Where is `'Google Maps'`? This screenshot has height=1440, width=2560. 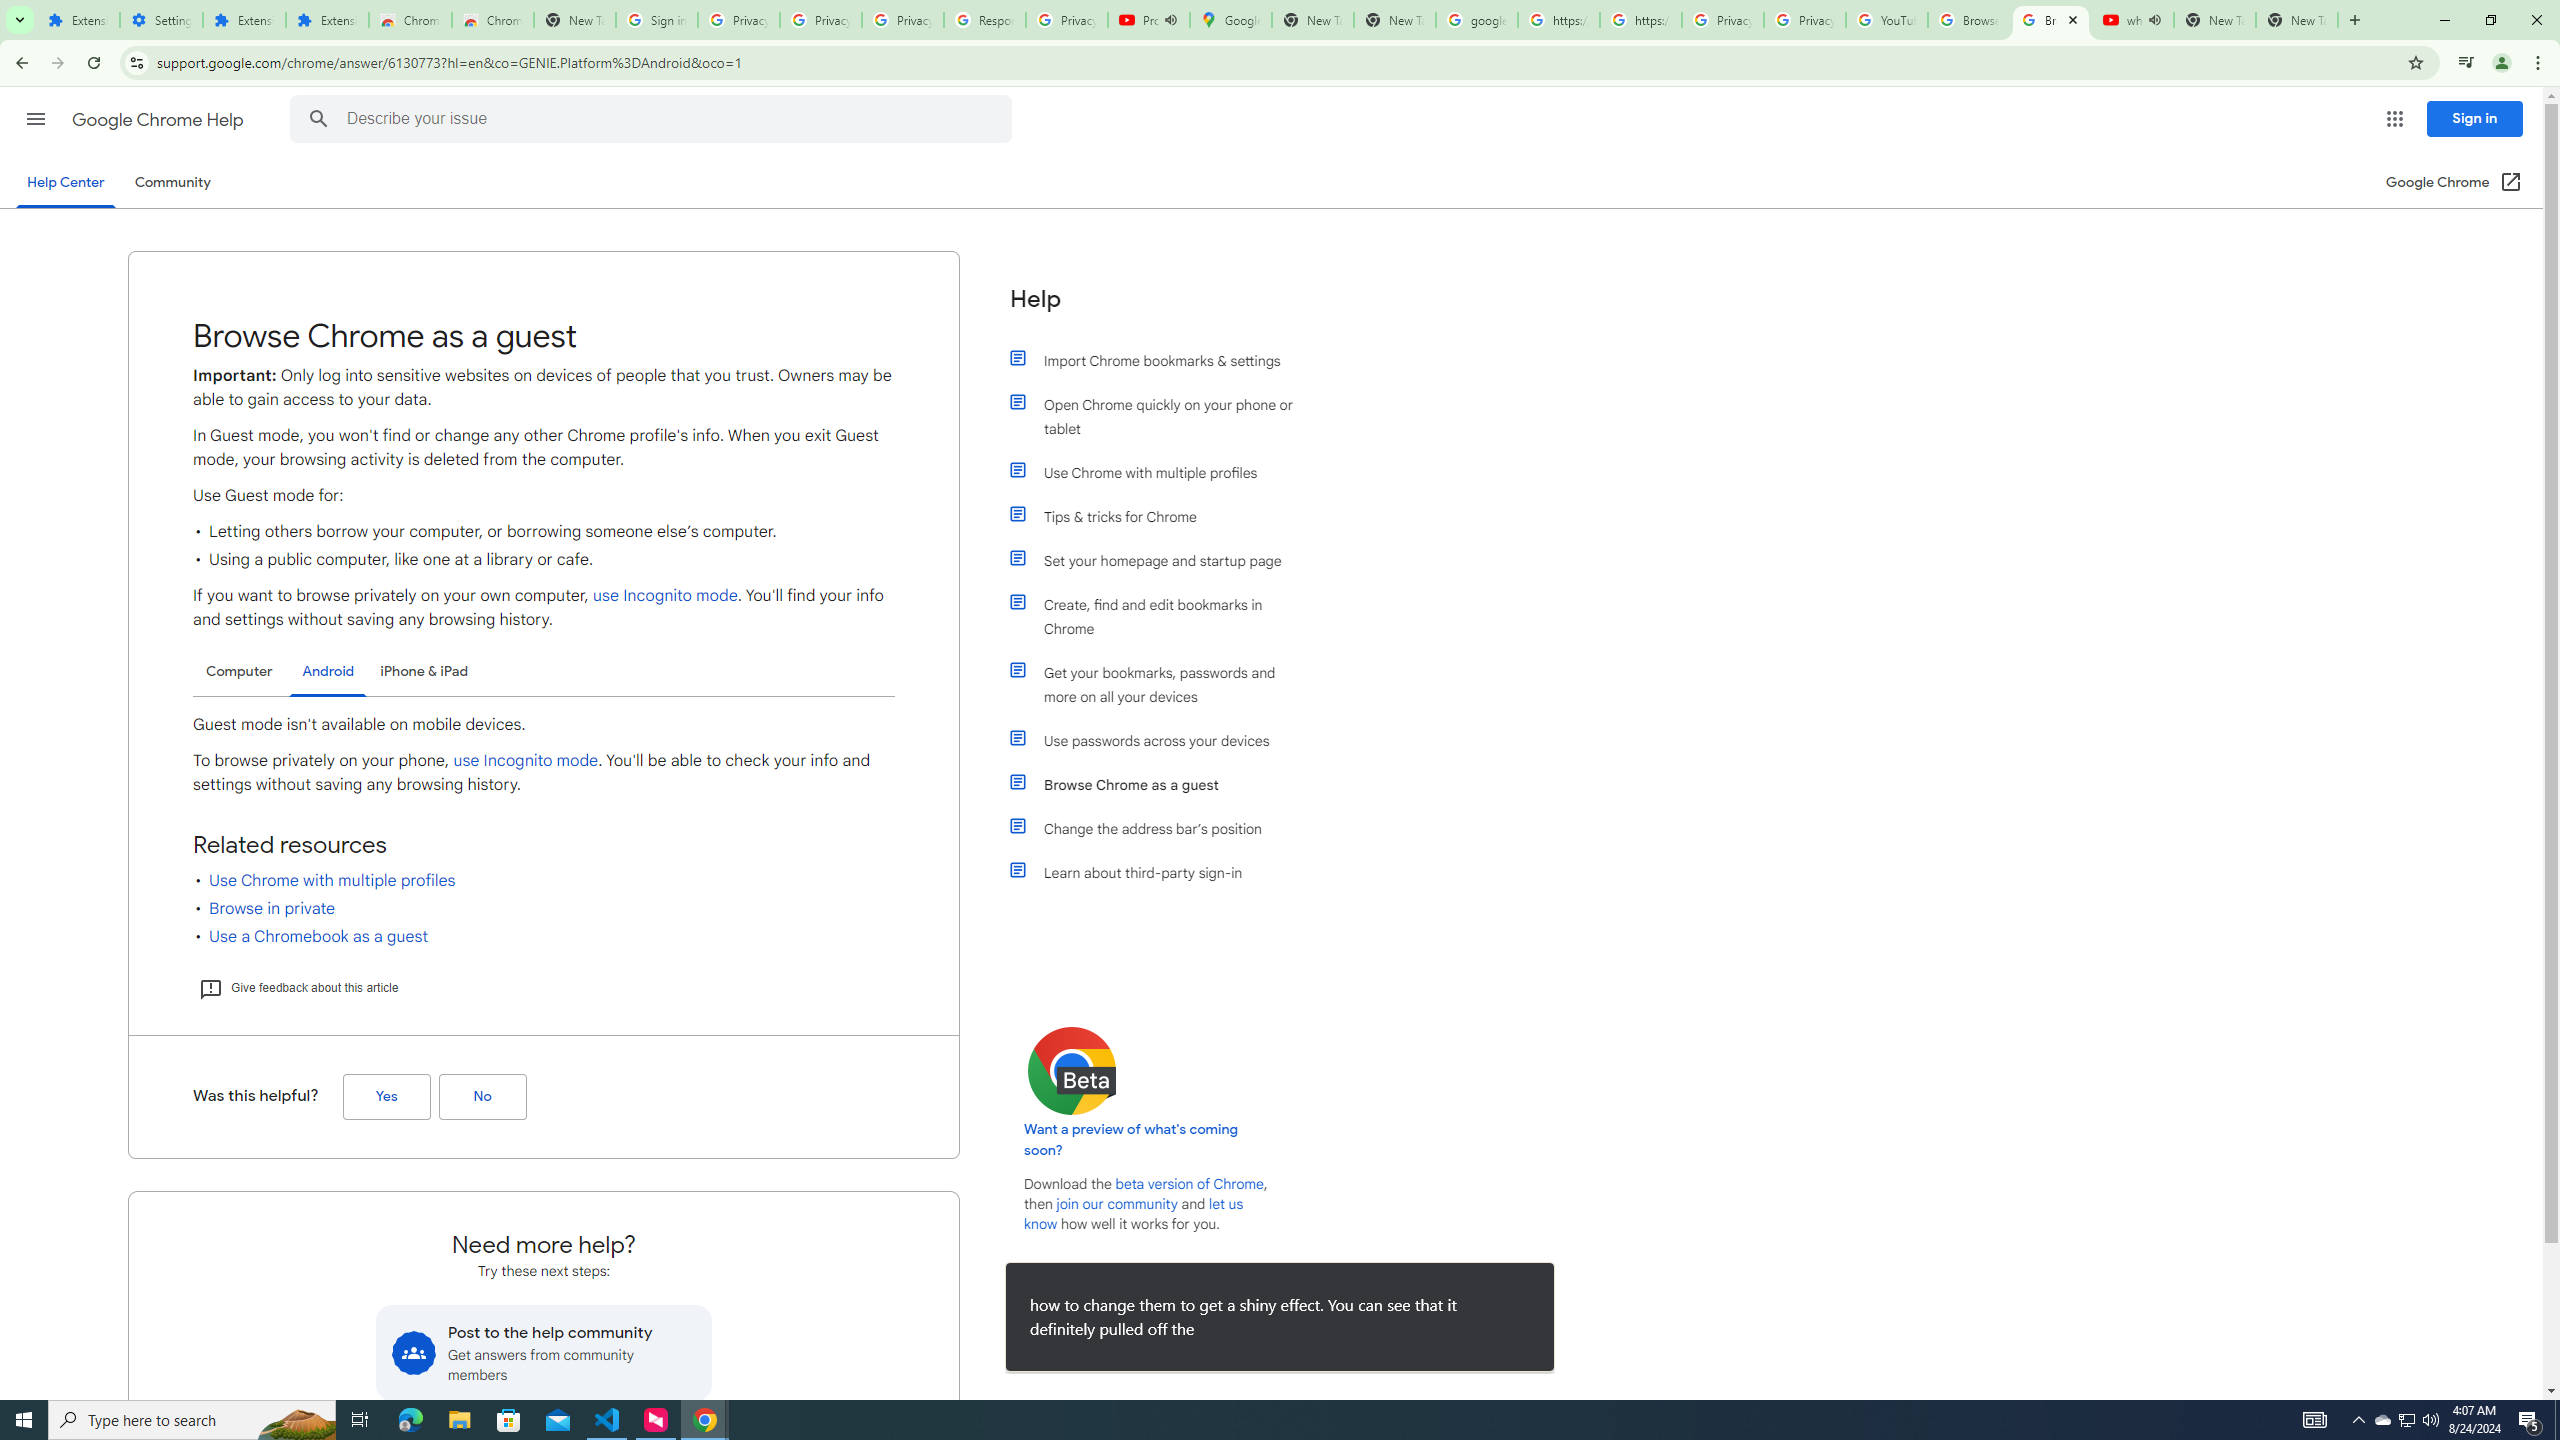 'Google Maps' is located at coordinates (1230, 19).